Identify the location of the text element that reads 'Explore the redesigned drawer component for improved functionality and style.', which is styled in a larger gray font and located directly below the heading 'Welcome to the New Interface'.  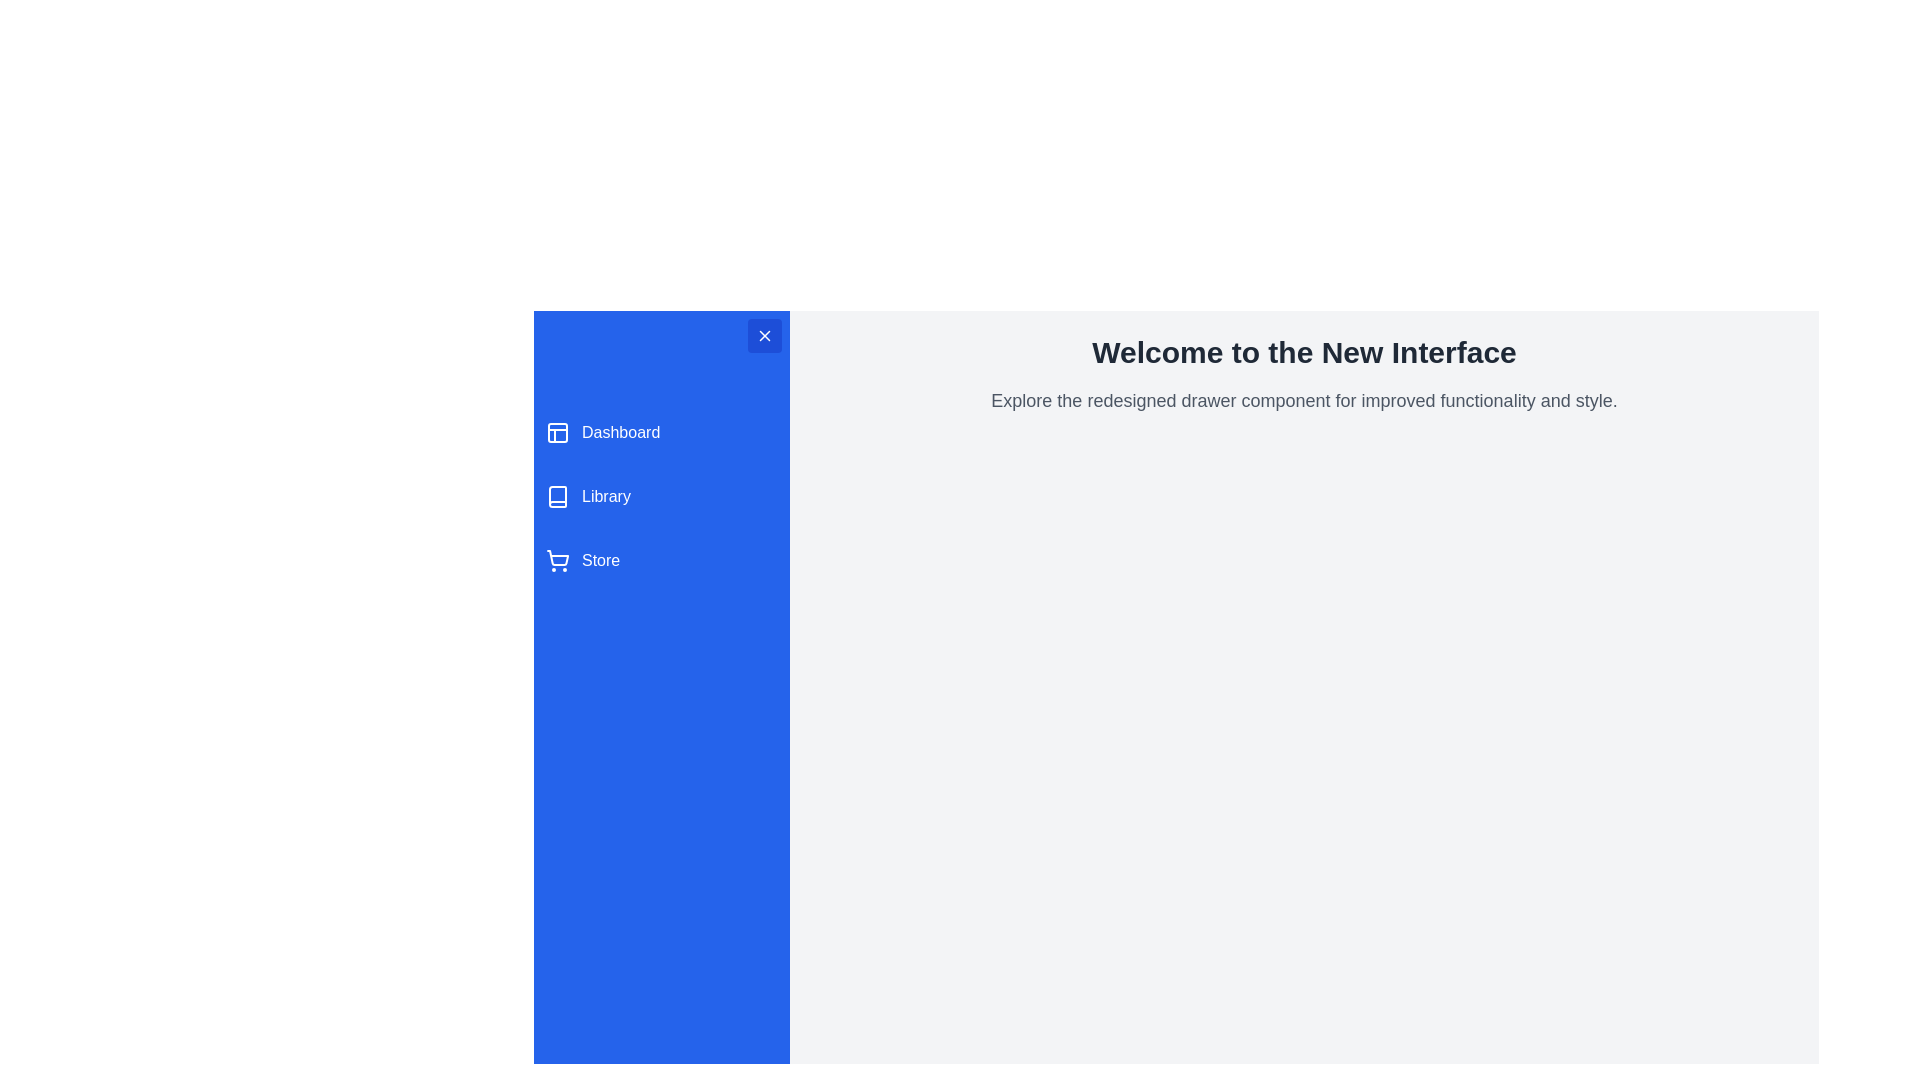
(1304, 401).